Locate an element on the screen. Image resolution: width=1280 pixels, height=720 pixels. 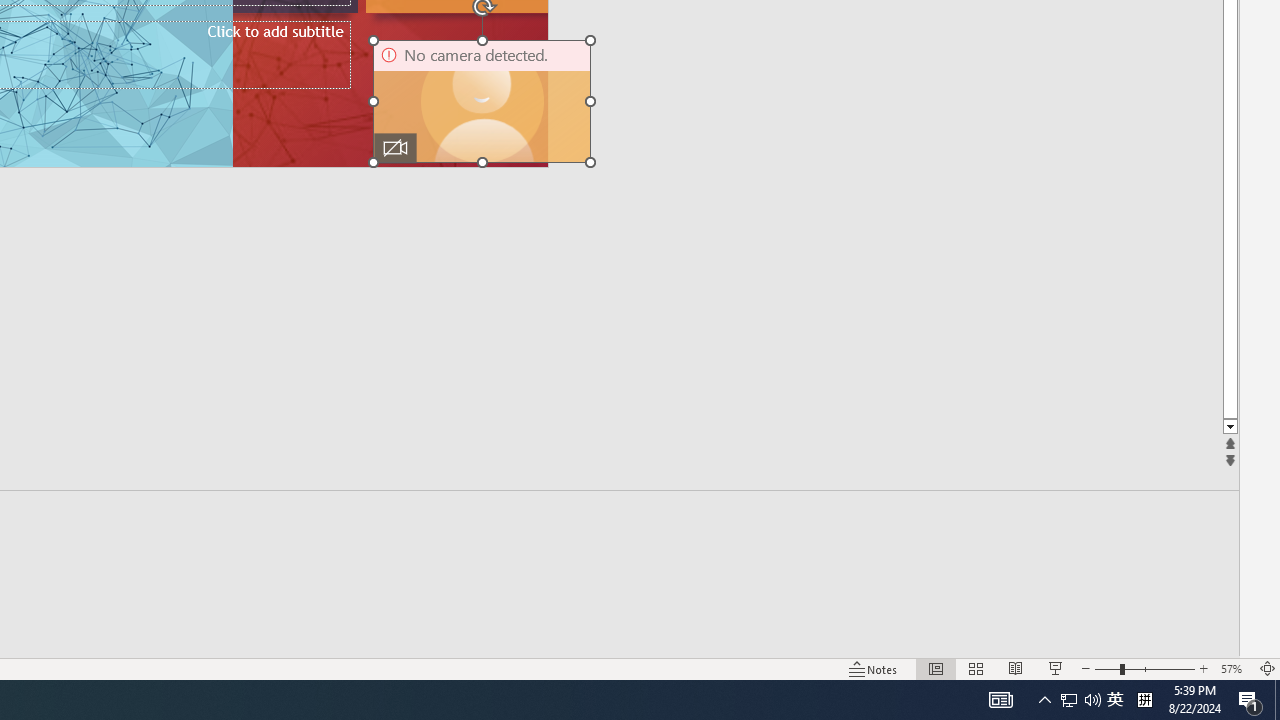
'Camera 11, No camera detected.' is located at coordinates (482, 101).